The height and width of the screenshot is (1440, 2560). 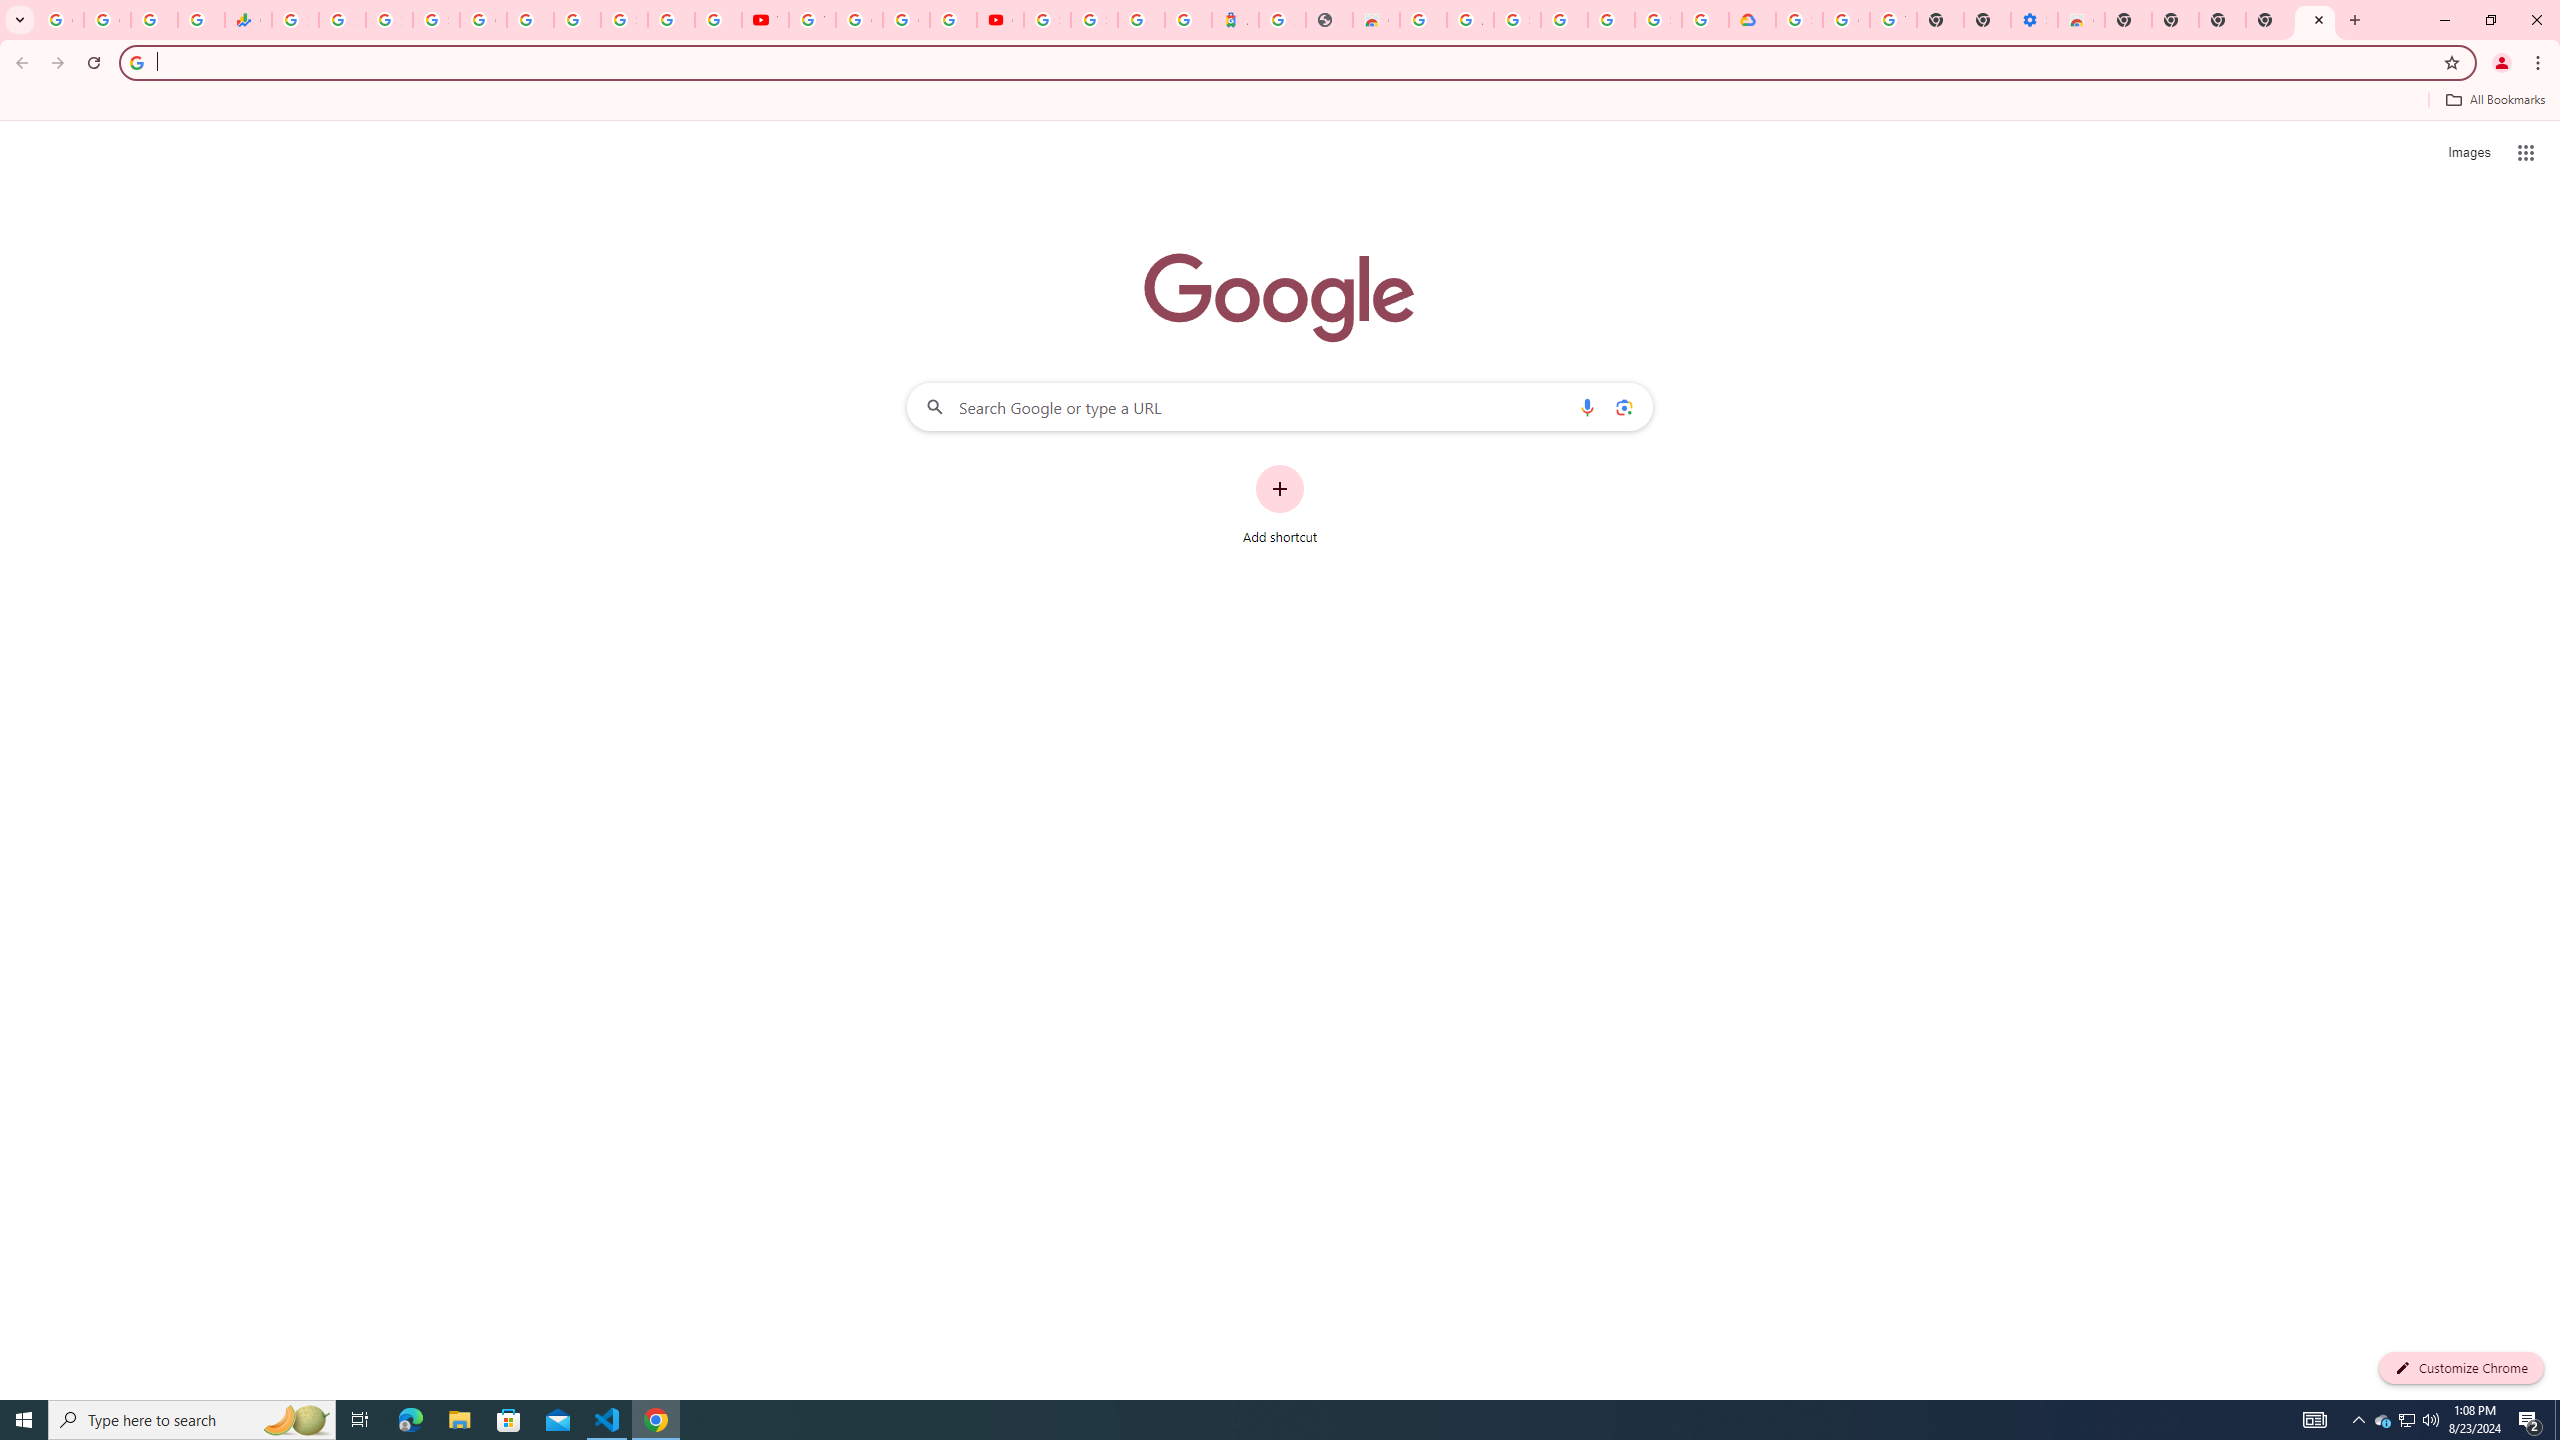 I want to click on 'Turn cookies on or off - Computer - Google Account Help', so click(x=1892, y=19).